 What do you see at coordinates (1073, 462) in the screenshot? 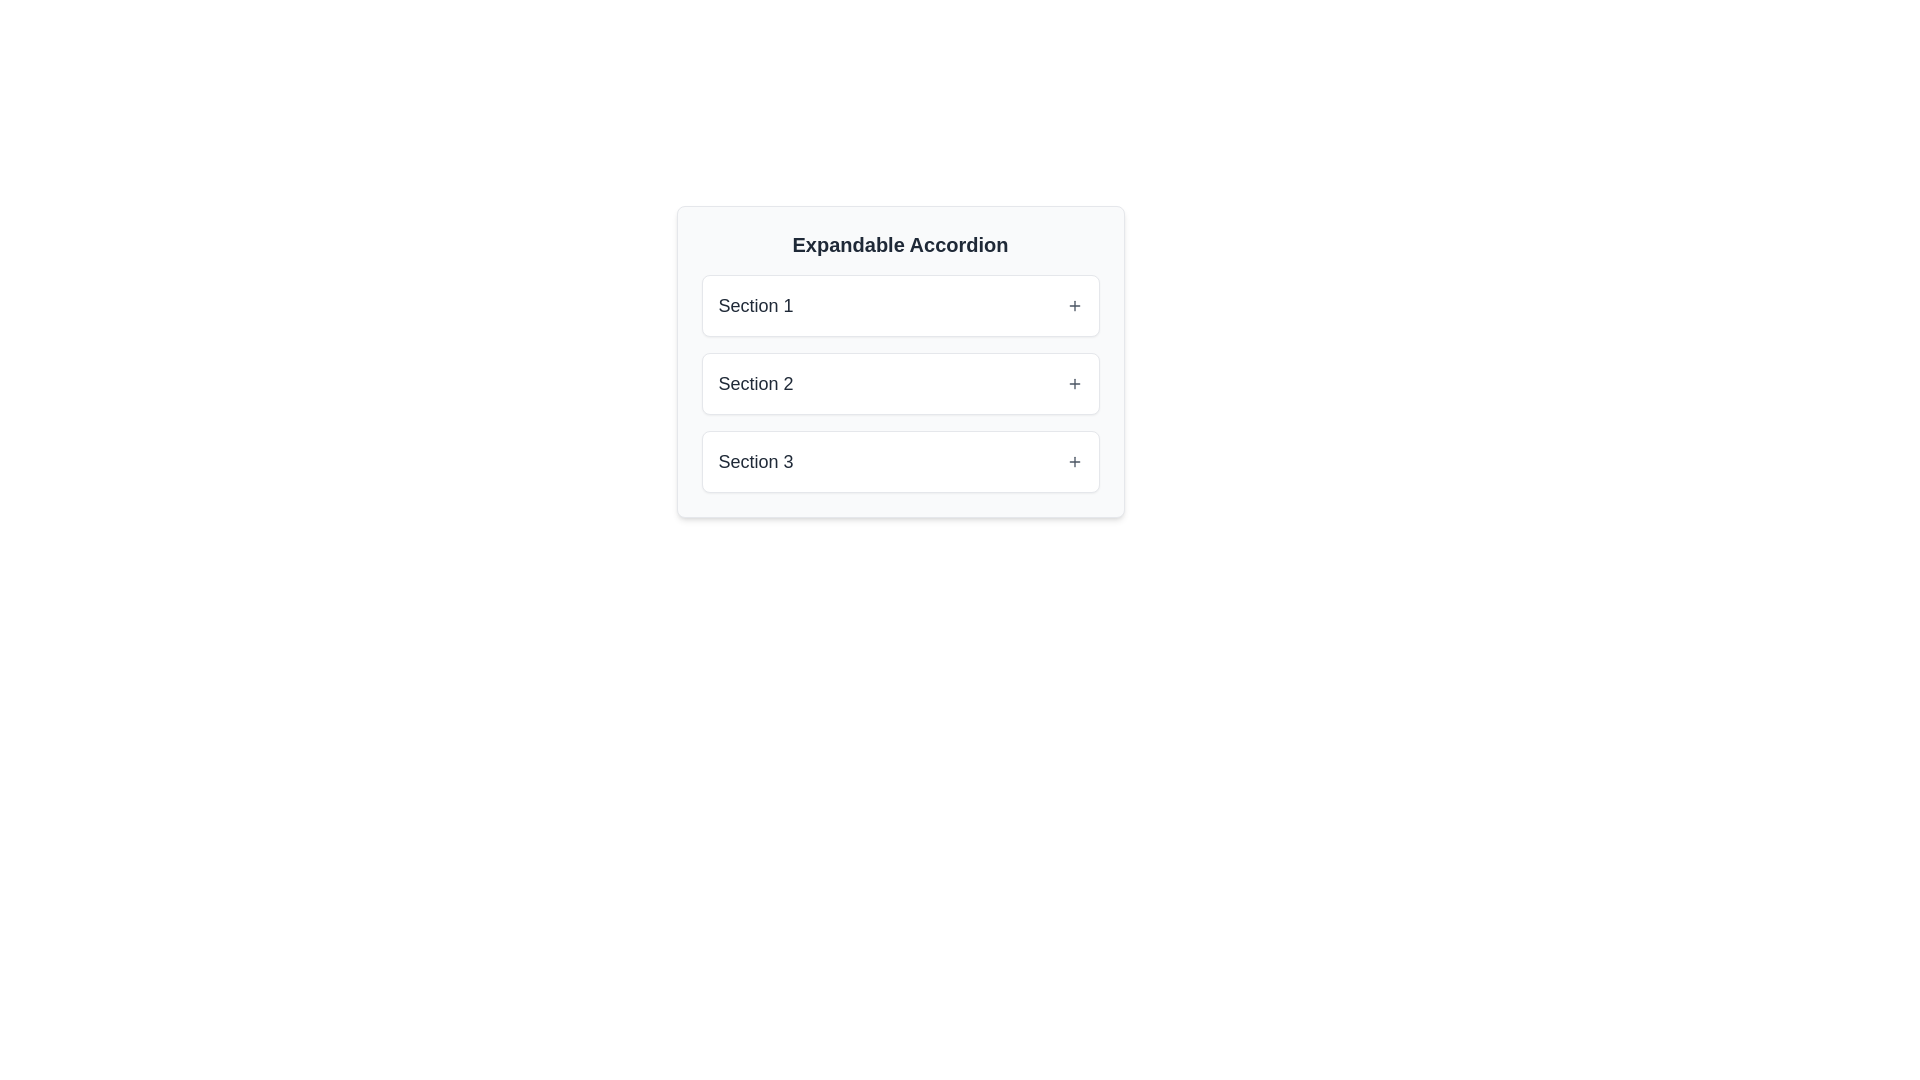
I see `the gray interactive button featuring a '+' symbol` at bounding box center [1073, 462].